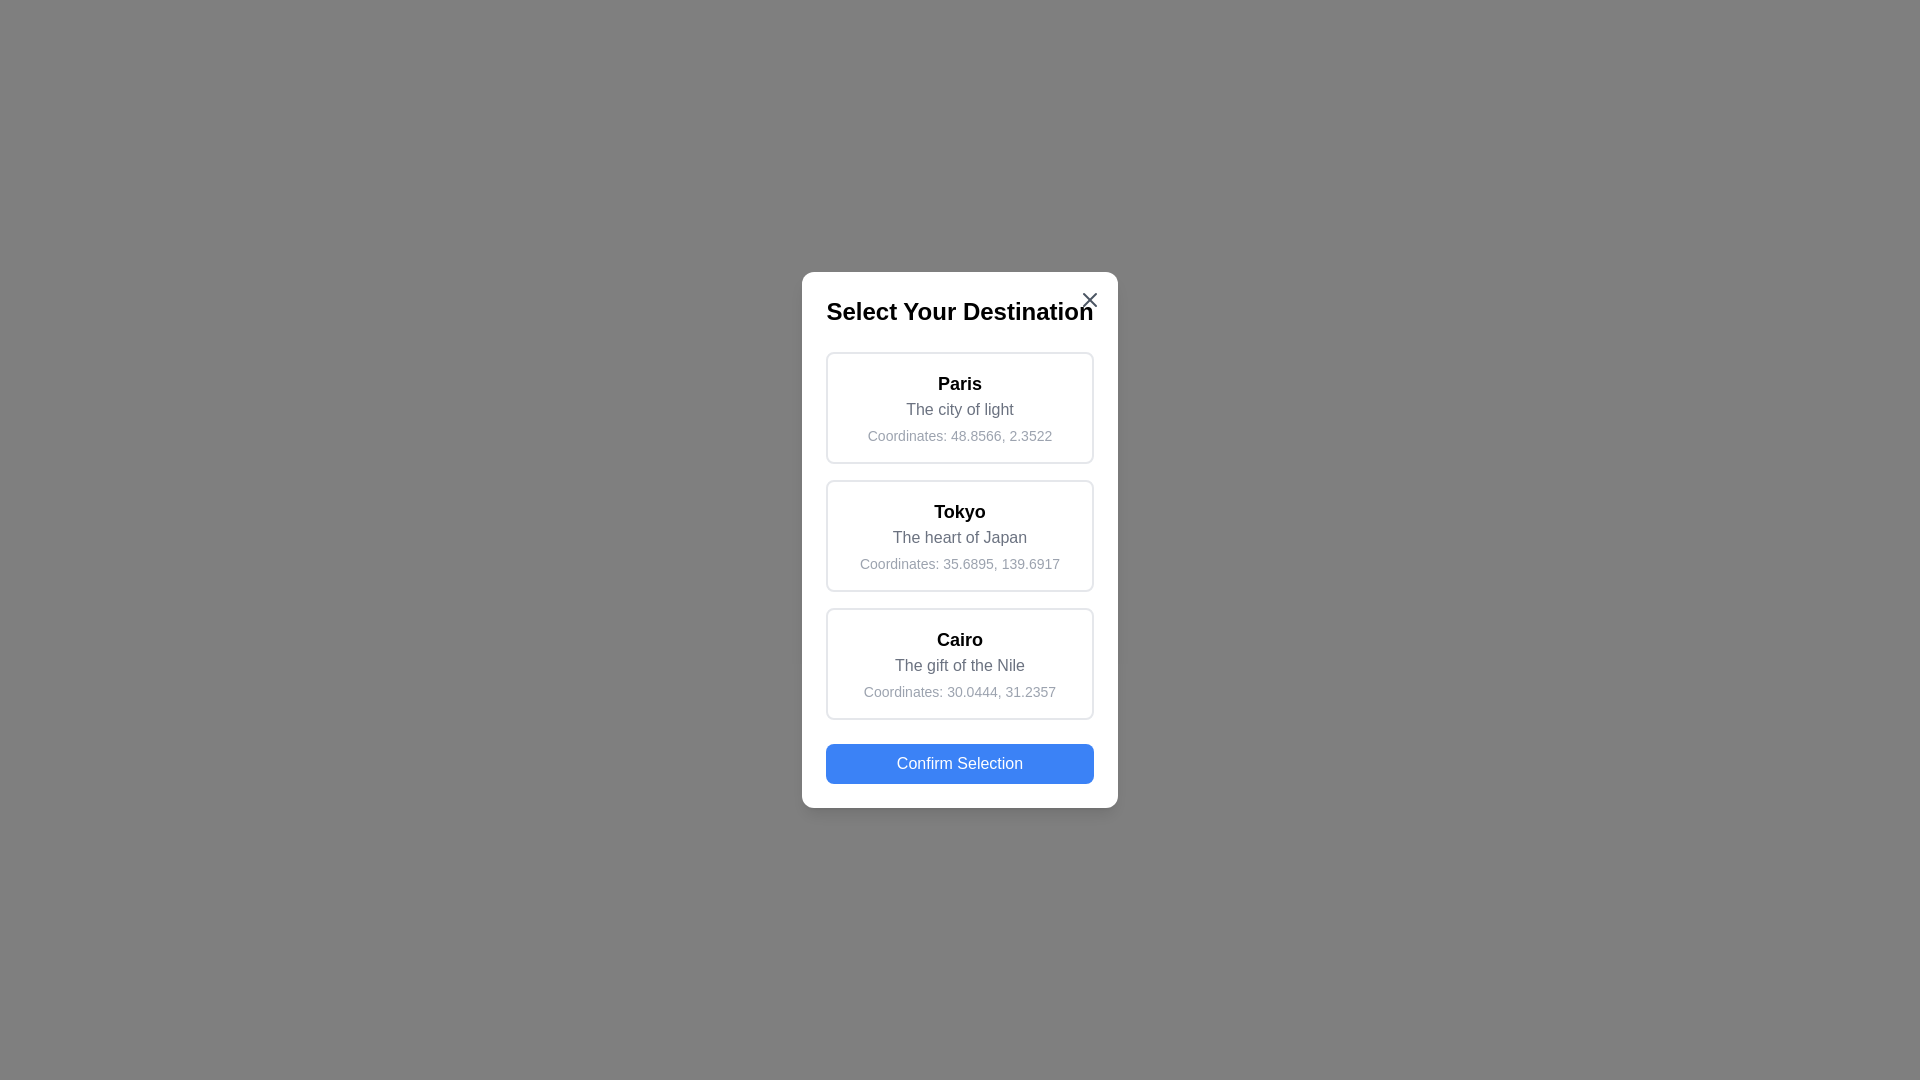  Describe the element at coordinates (960, 535) in the screenshot. I see `the destination card for Tokyo` at that location.